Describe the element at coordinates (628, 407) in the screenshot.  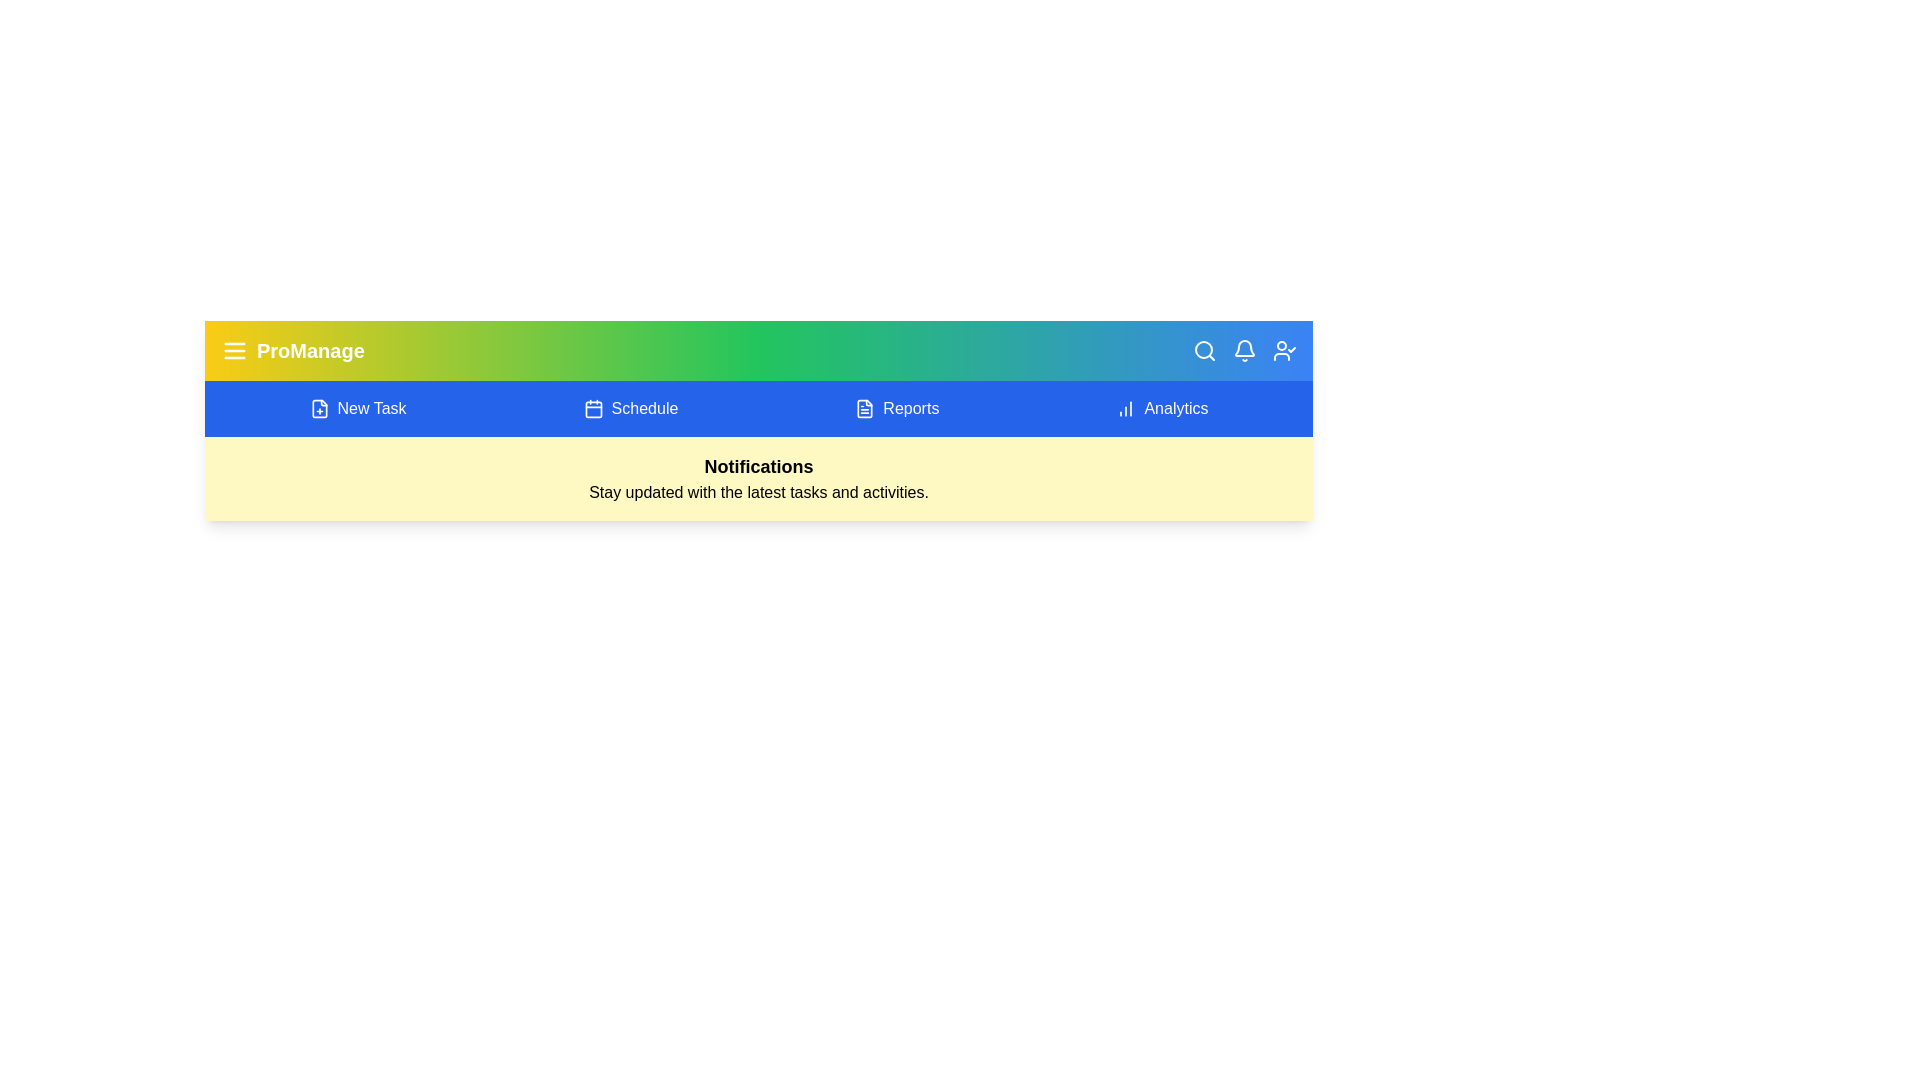
I see `the 'Schedule' button to navigate to the schedule page` at that location.